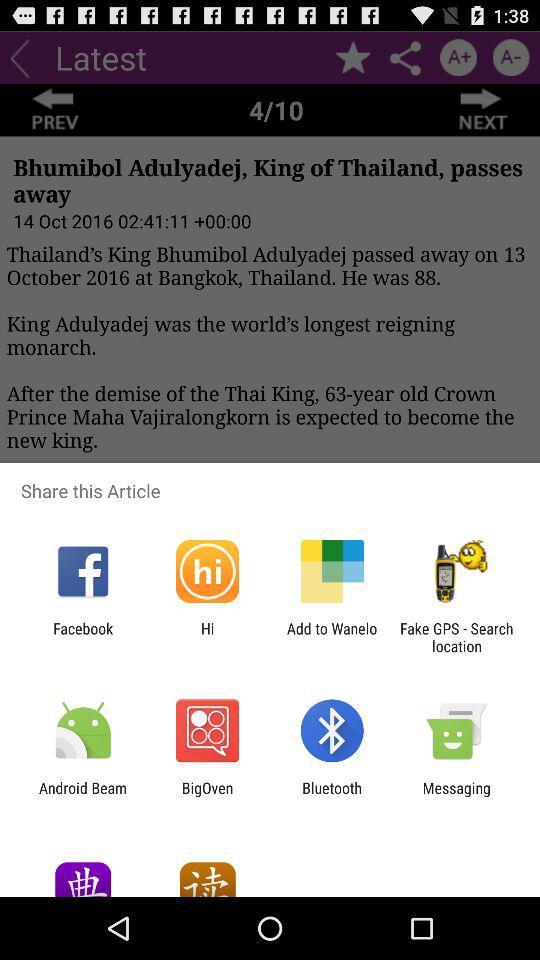  What do you see at coordinates (332, 636) in the screenshot?
I see `item to the right of hi` at bounding box center [332, 636].